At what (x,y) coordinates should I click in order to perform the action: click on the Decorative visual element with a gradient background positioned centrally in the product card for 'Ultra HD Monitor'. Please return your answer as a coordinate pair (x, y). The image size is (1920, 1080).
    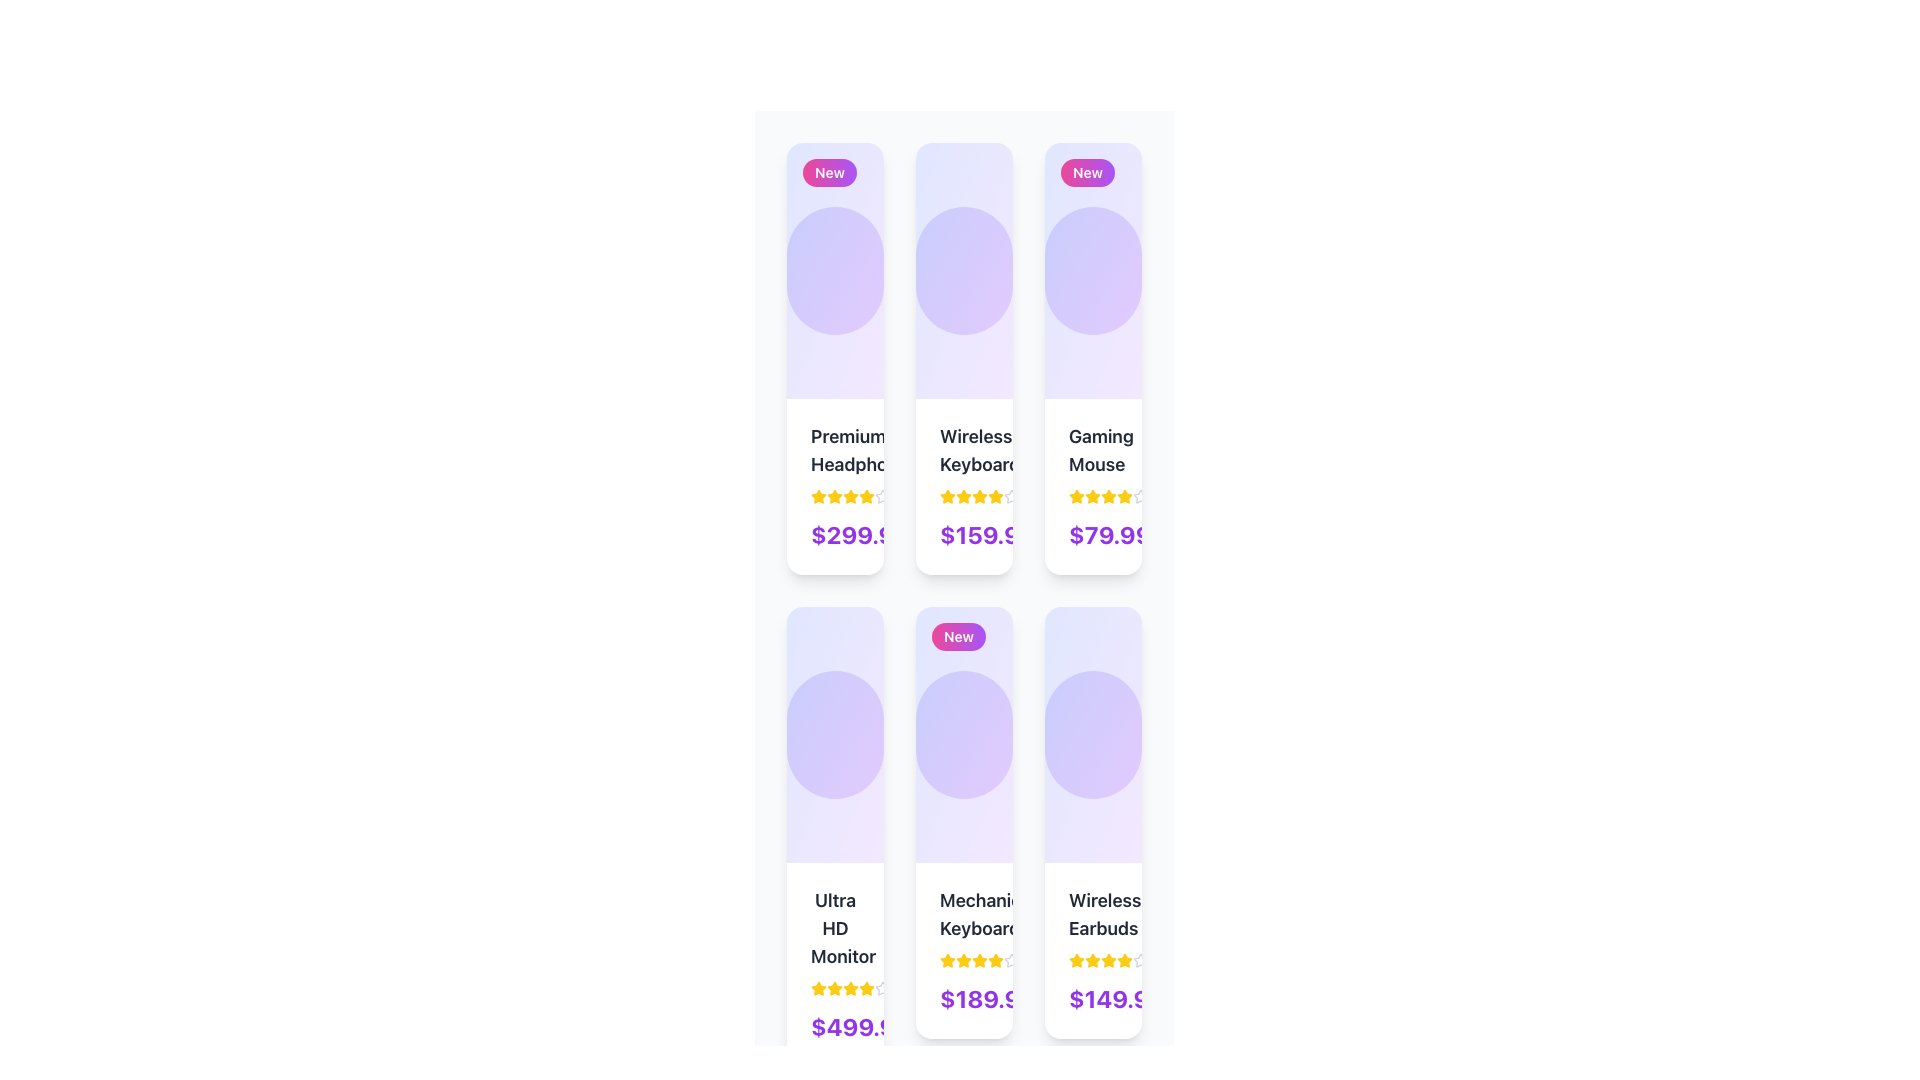
    Looking at the image, I should click on (835, 735).